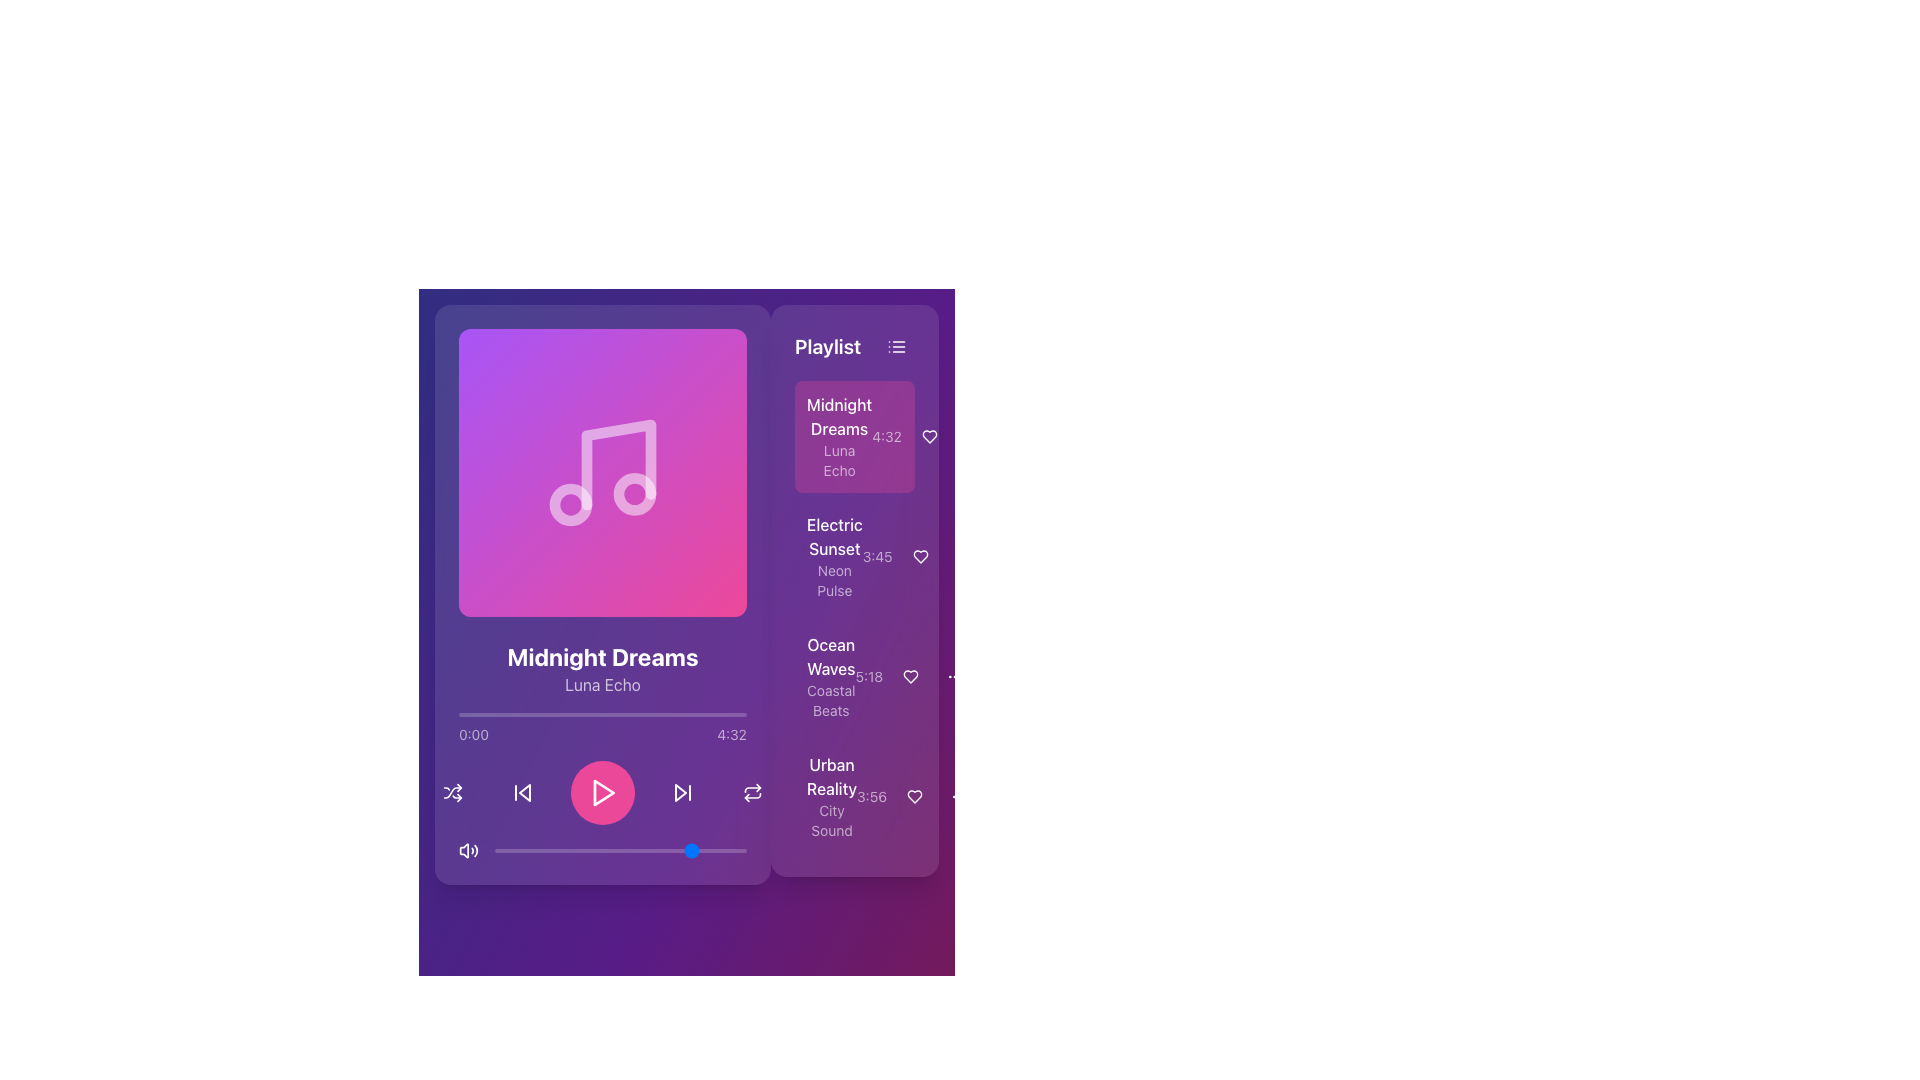 This screenshot has width=1920, height=1080. I want to click on the 'favorite' icon button for the track 'Electric Sunset' located to the right of the text '3:45' in the playlist, so click(919, 556).